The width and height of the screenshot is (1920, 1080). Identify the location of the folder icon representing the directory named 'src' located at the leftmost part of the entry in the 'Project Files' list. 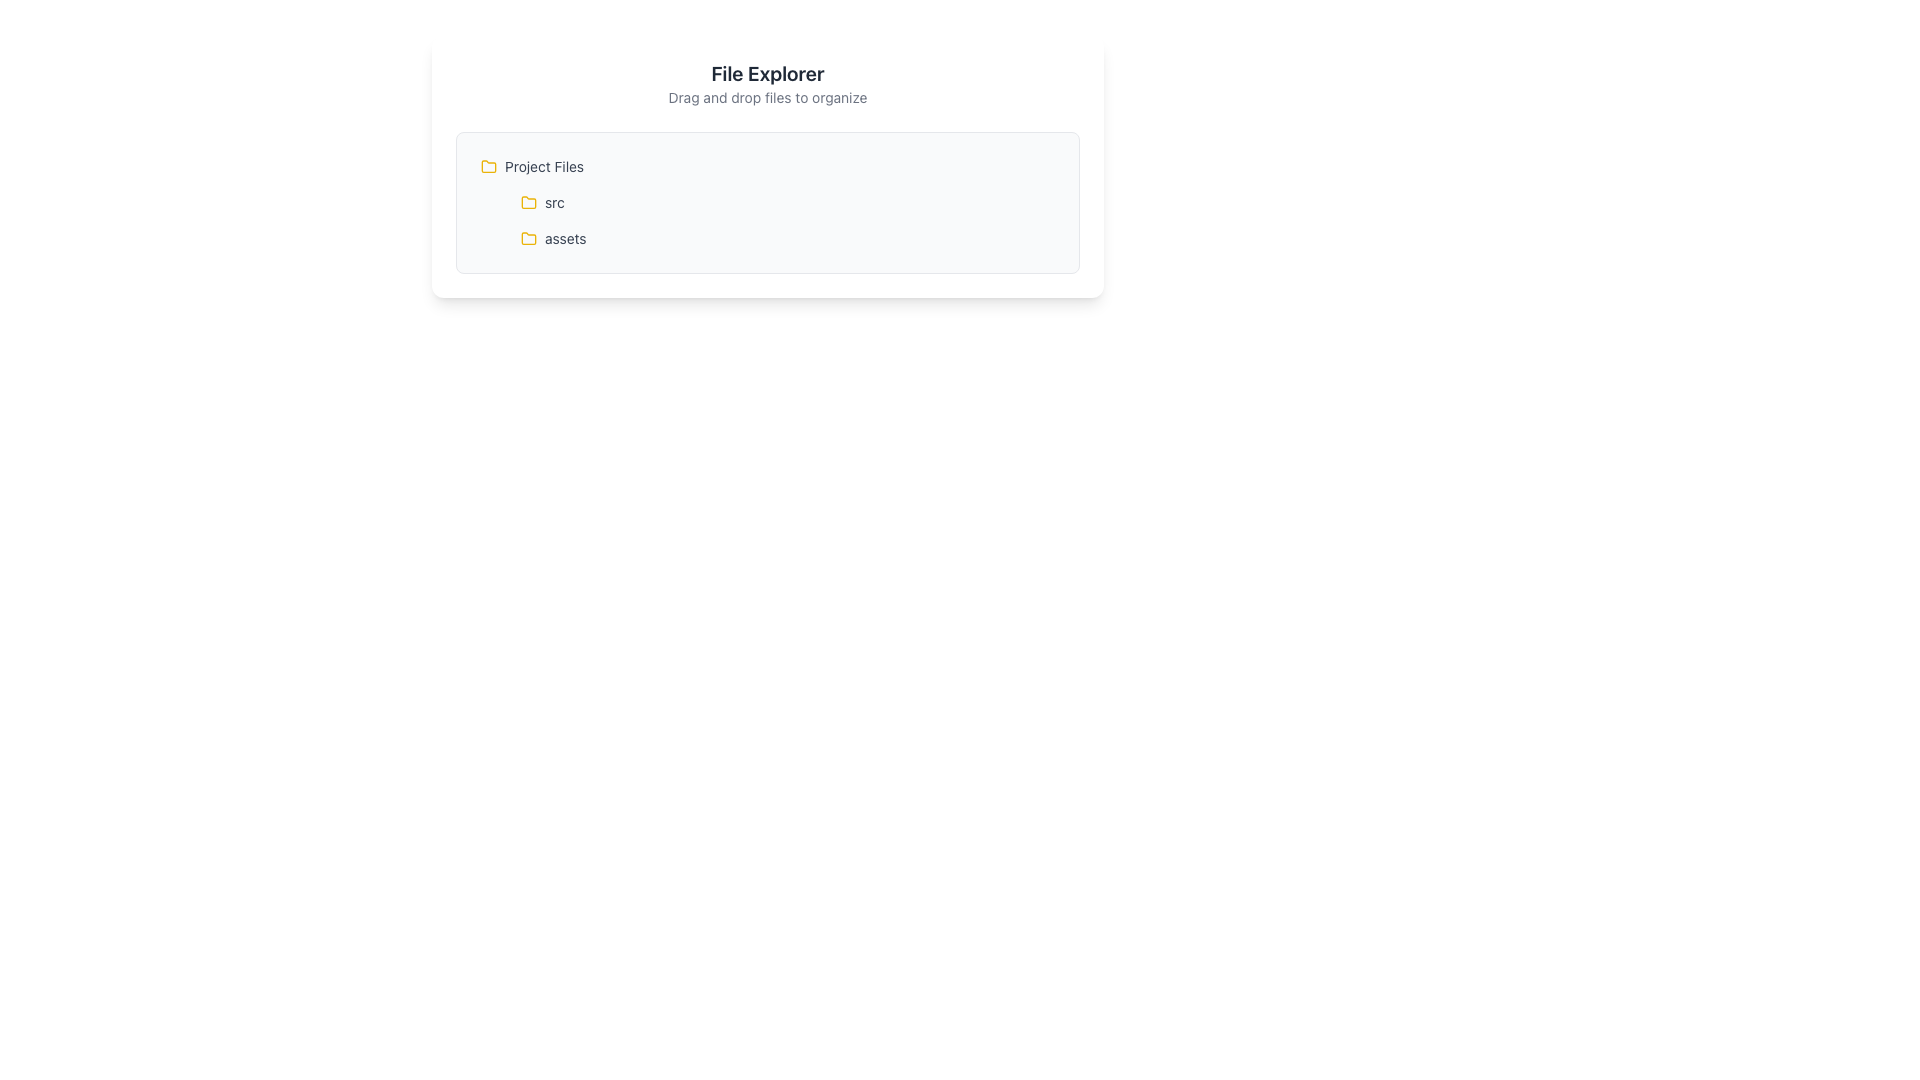
(528, 203).